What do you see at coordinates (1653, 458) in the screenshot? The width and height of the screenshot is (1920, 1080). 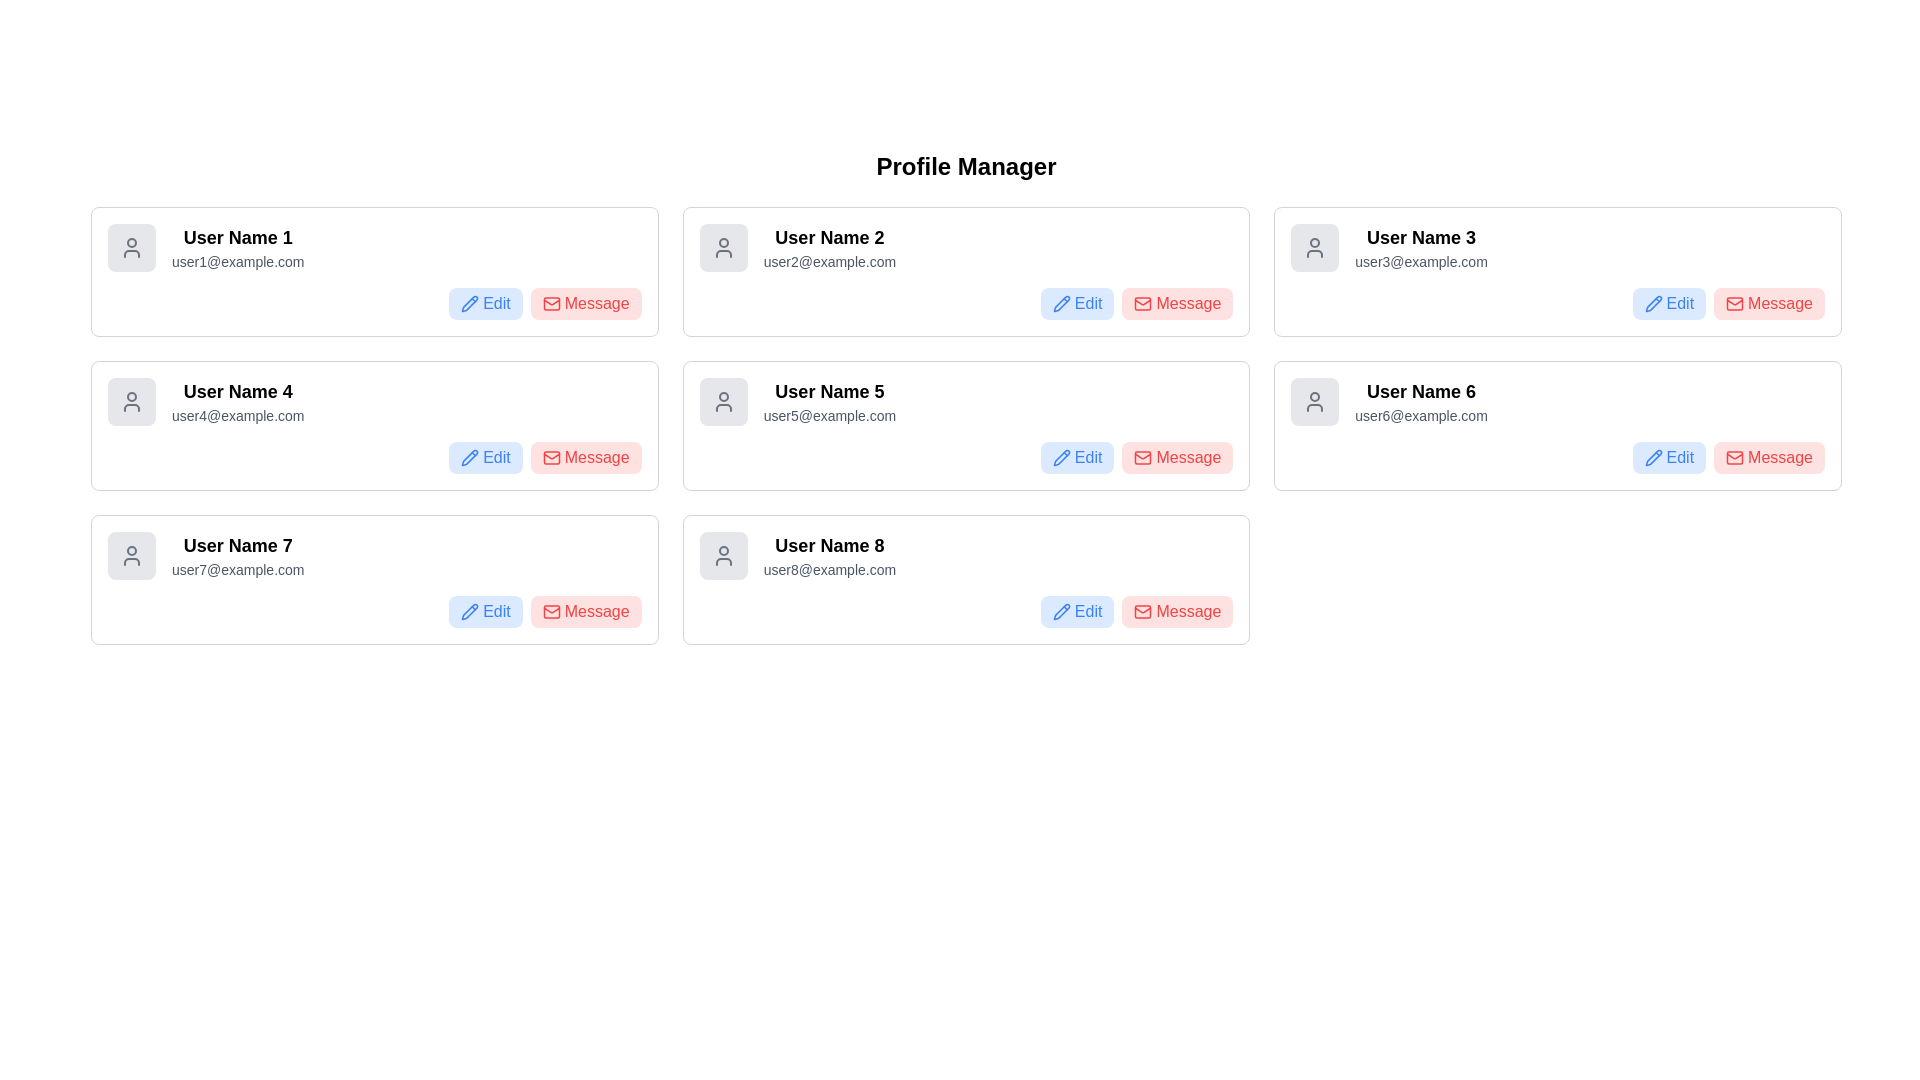 I see `the pencil icon located within the 'Edit' button of the 'User Name 6' card` at bounding box center [1653, 458].